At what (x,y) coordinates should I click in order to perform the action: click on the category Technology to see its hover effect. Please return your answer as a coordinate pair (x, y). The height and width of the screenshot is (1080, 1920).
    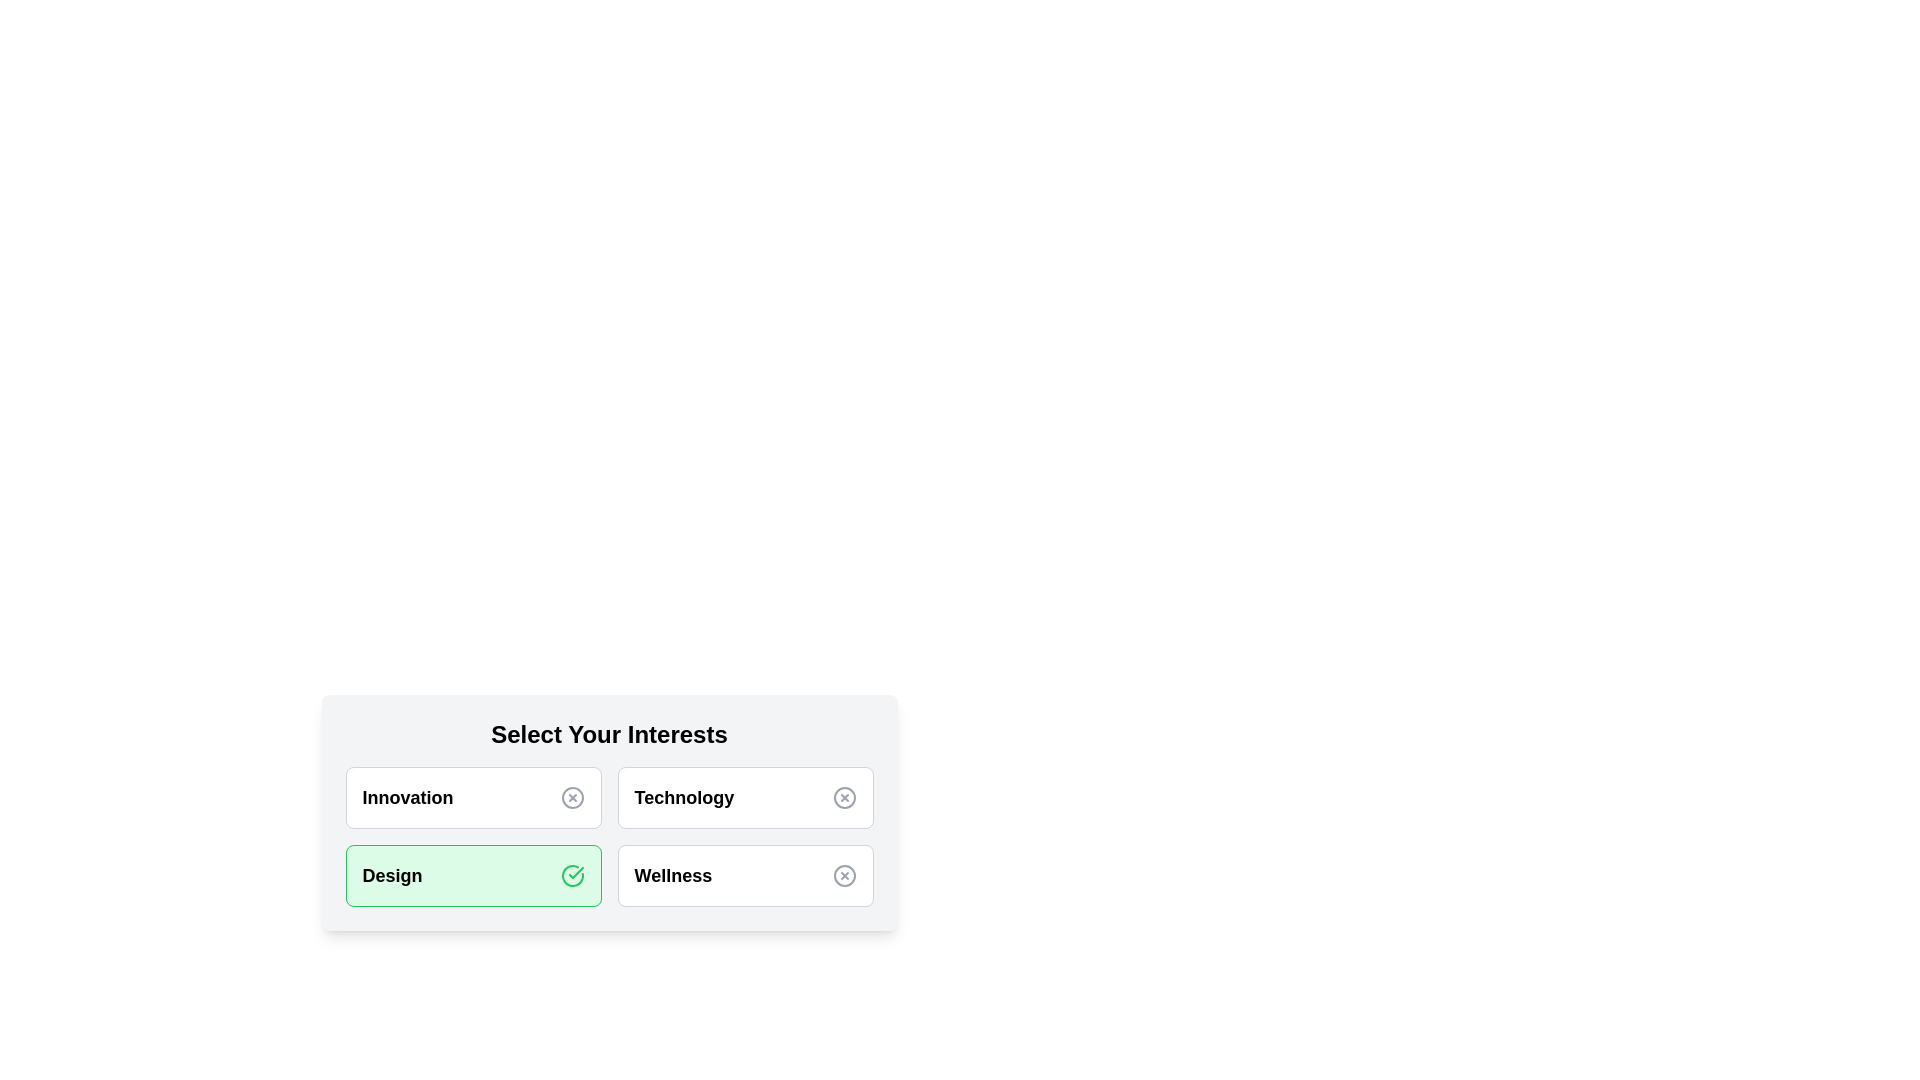
    Looking at the image, I should click on (744, 797).